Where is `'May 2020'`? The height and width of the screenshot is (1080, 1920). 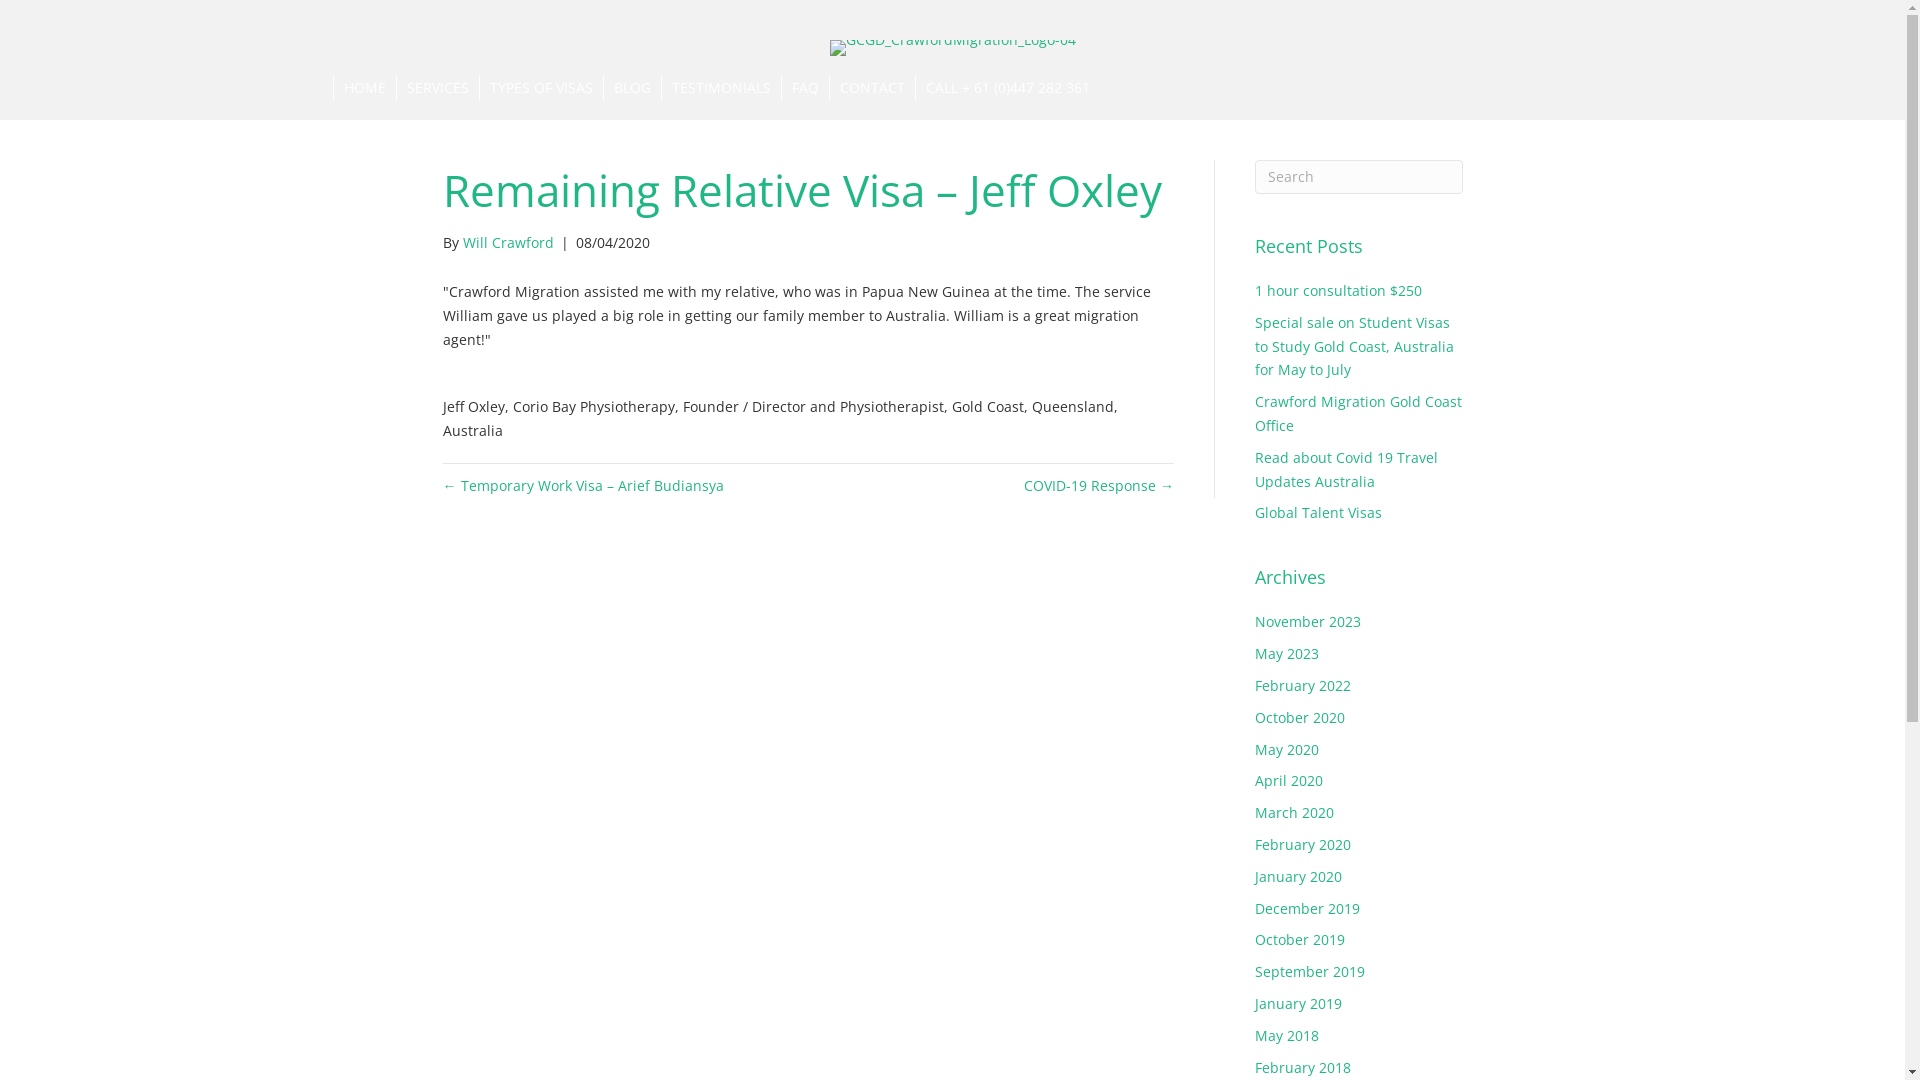
'May 2020' is located at coordinates (1286, 749).